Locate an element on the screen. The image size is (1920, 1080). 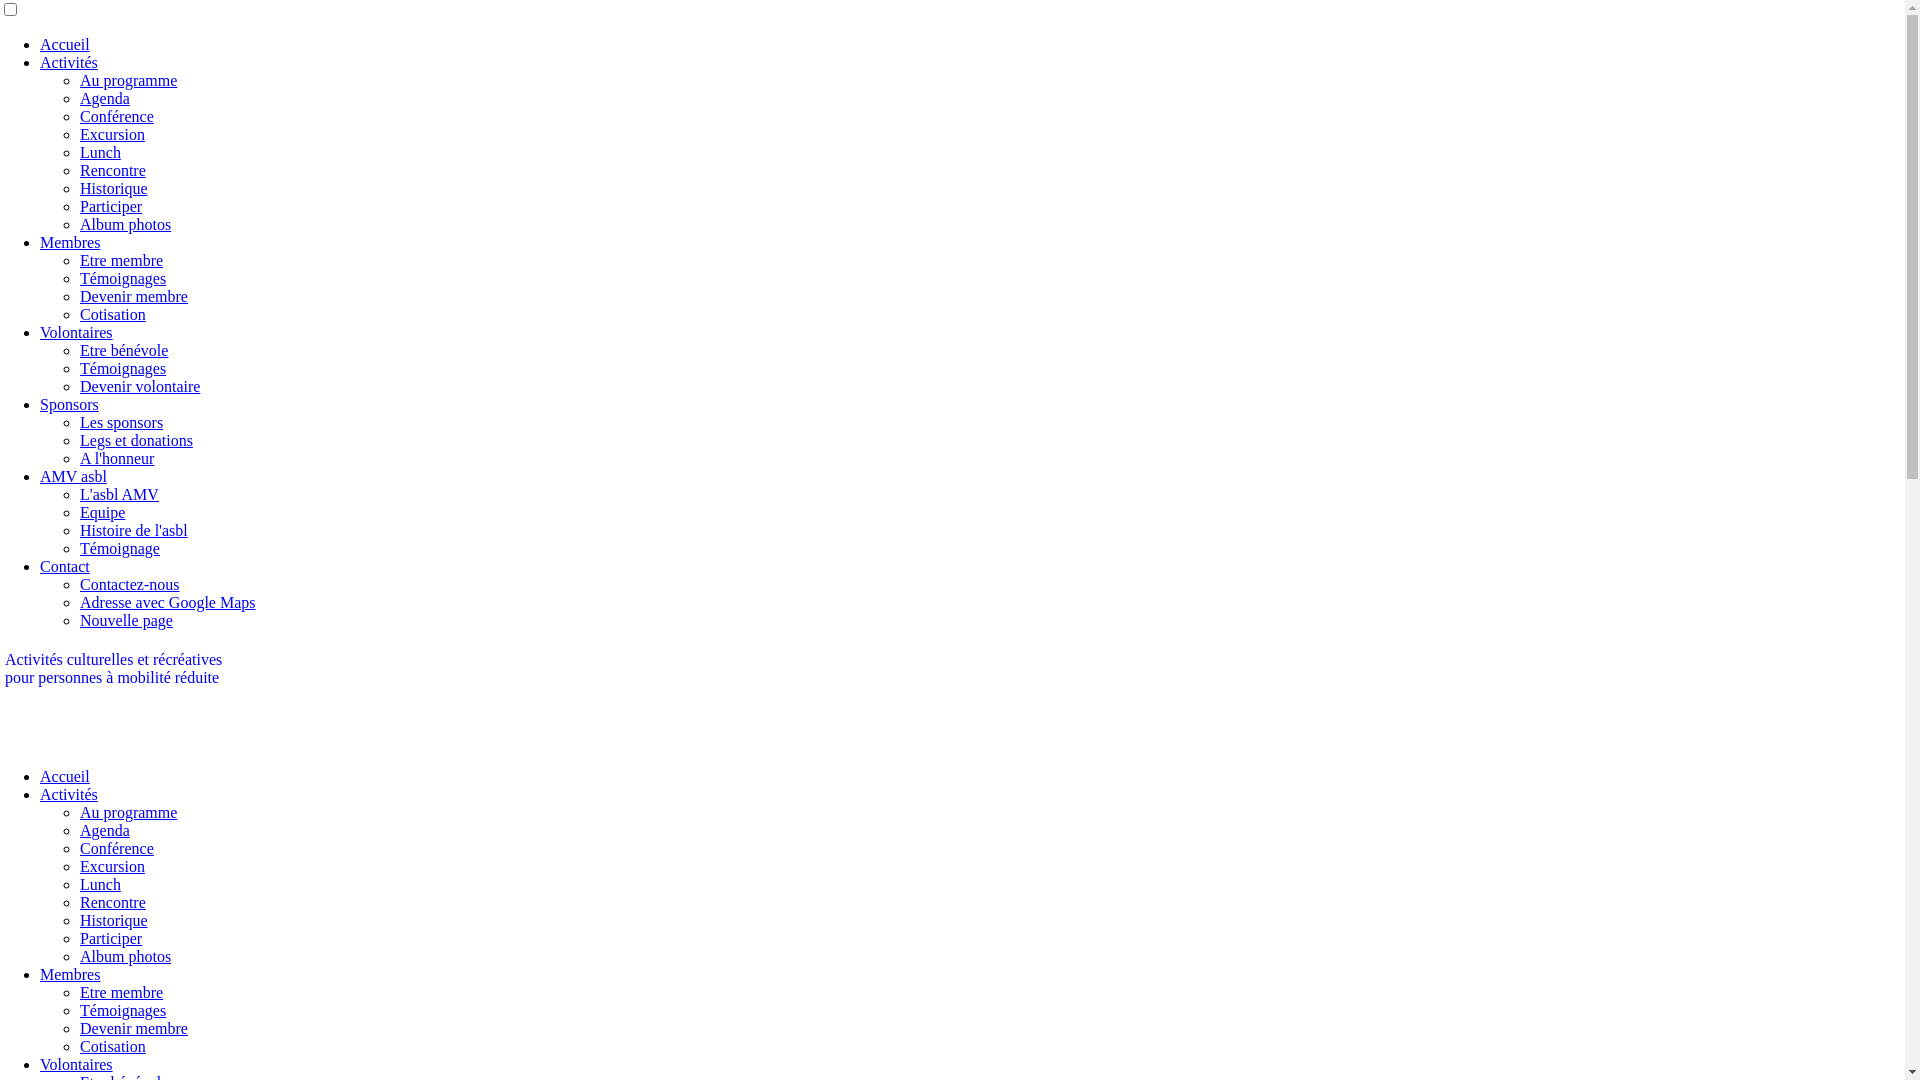
'A l'honneur' is located at coordinates (80, 458).